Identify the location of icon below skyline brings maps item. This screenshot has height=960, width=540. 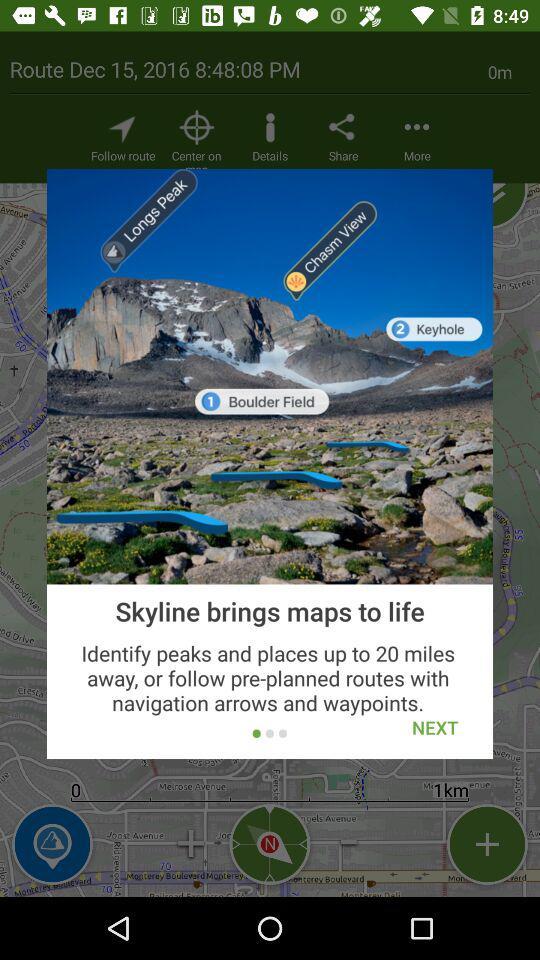
(434, 726).